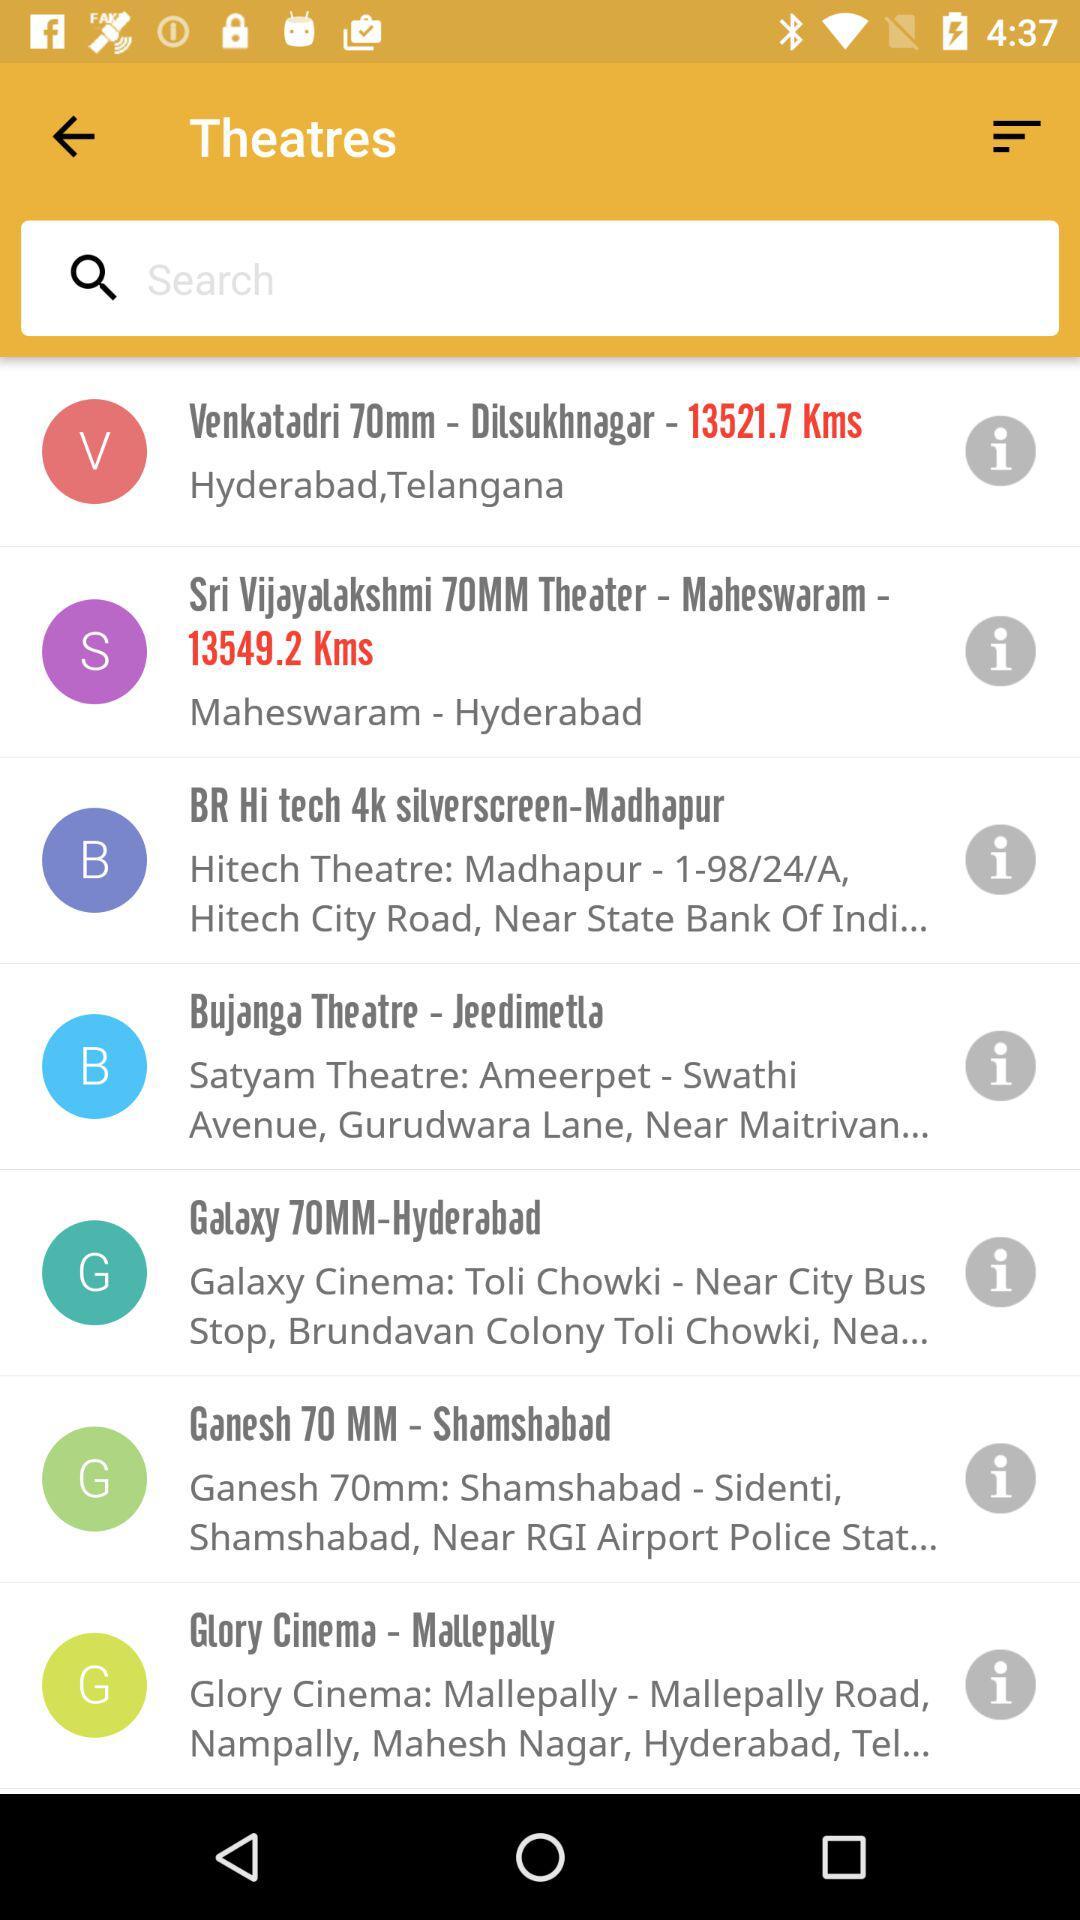 The width and height of the screenshot is (1080, 1920). What do you see at coordinates (1001, 651) in the screenshot?
I see `tap button for more information` at bounding box center [1001, 651].